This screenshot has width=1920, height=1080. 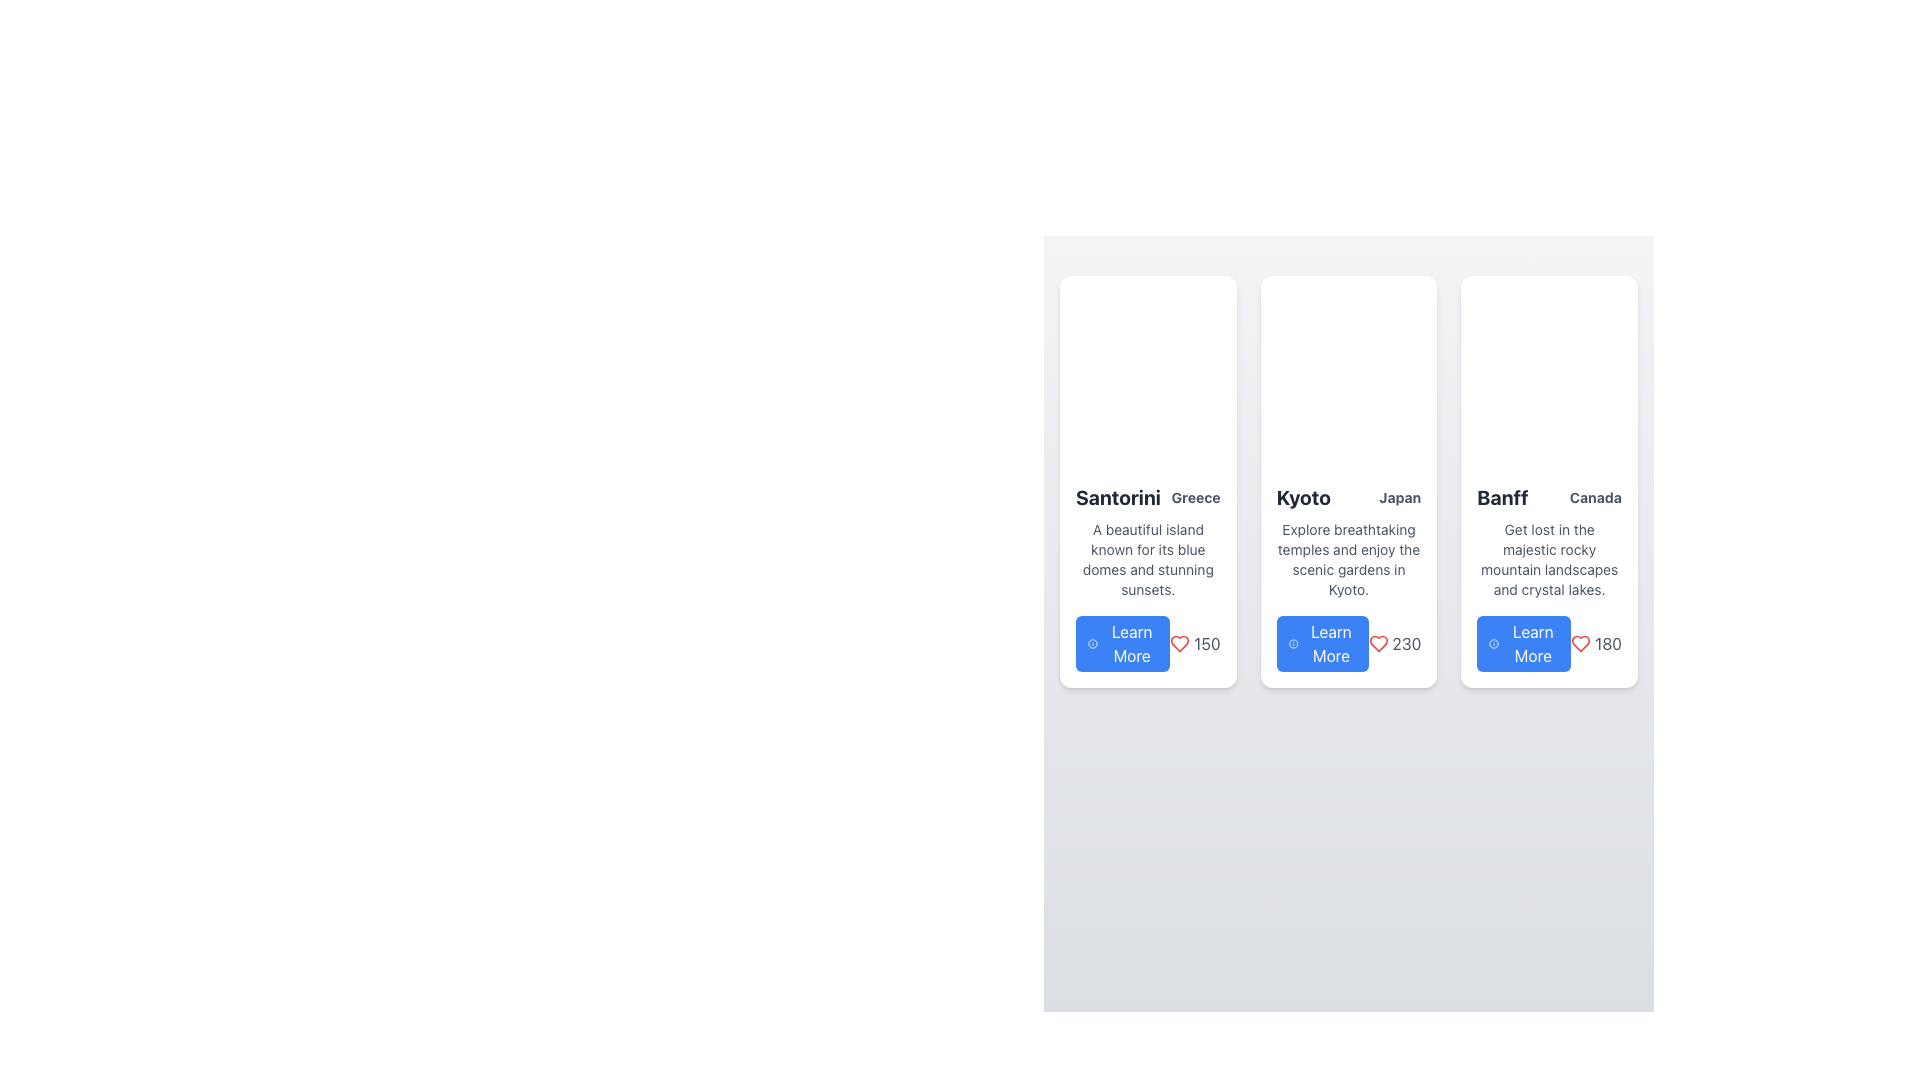 What do you see at coordinates (1548, 559) in the screenshot?
I see `text block displaying 'Get lost in the majestic rocky mountain landscapes and crystal lakes.' located beneath the title 'Banff' and subtitle 'Canada.'` at bounding box center [1548, 559].